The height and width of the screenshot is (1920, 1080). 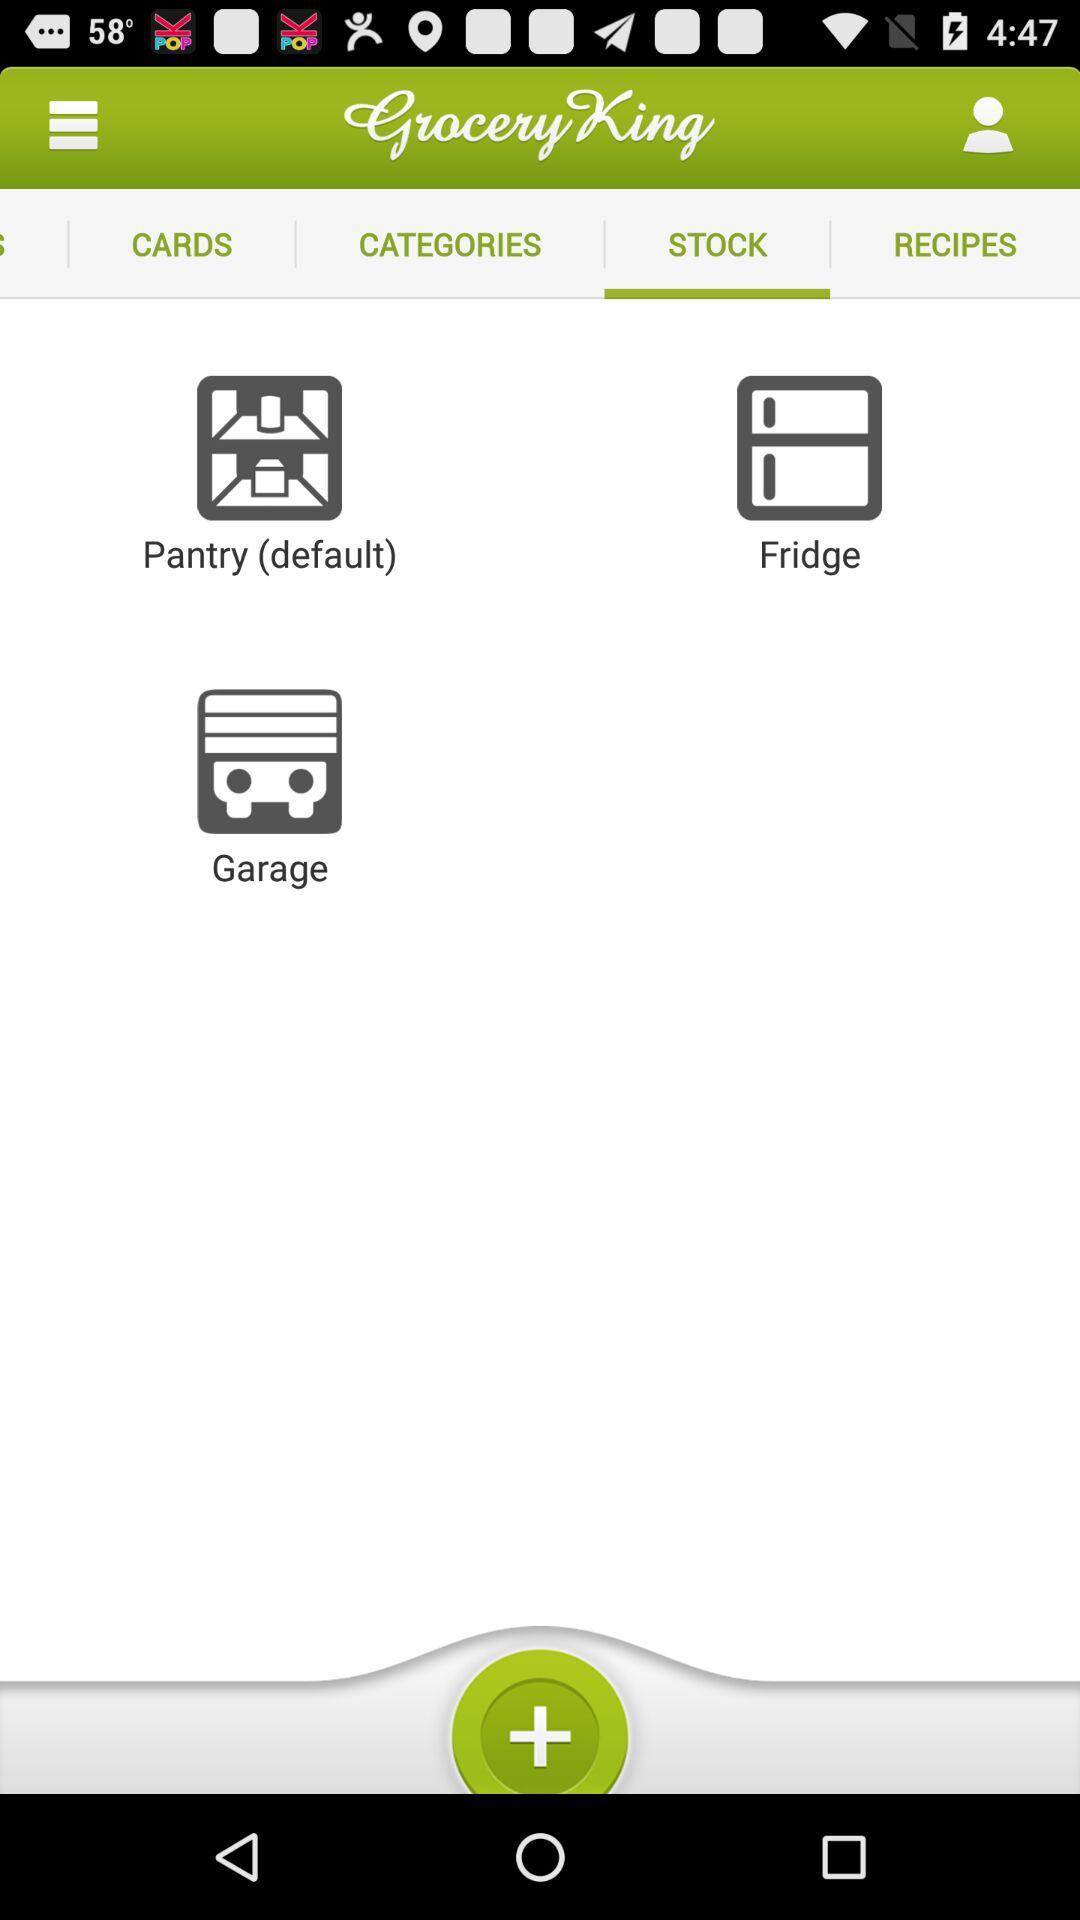 What do you see at coordinates (716, 243) in the screenshot?
I see `the stock app` at bounding box center [716, 243].